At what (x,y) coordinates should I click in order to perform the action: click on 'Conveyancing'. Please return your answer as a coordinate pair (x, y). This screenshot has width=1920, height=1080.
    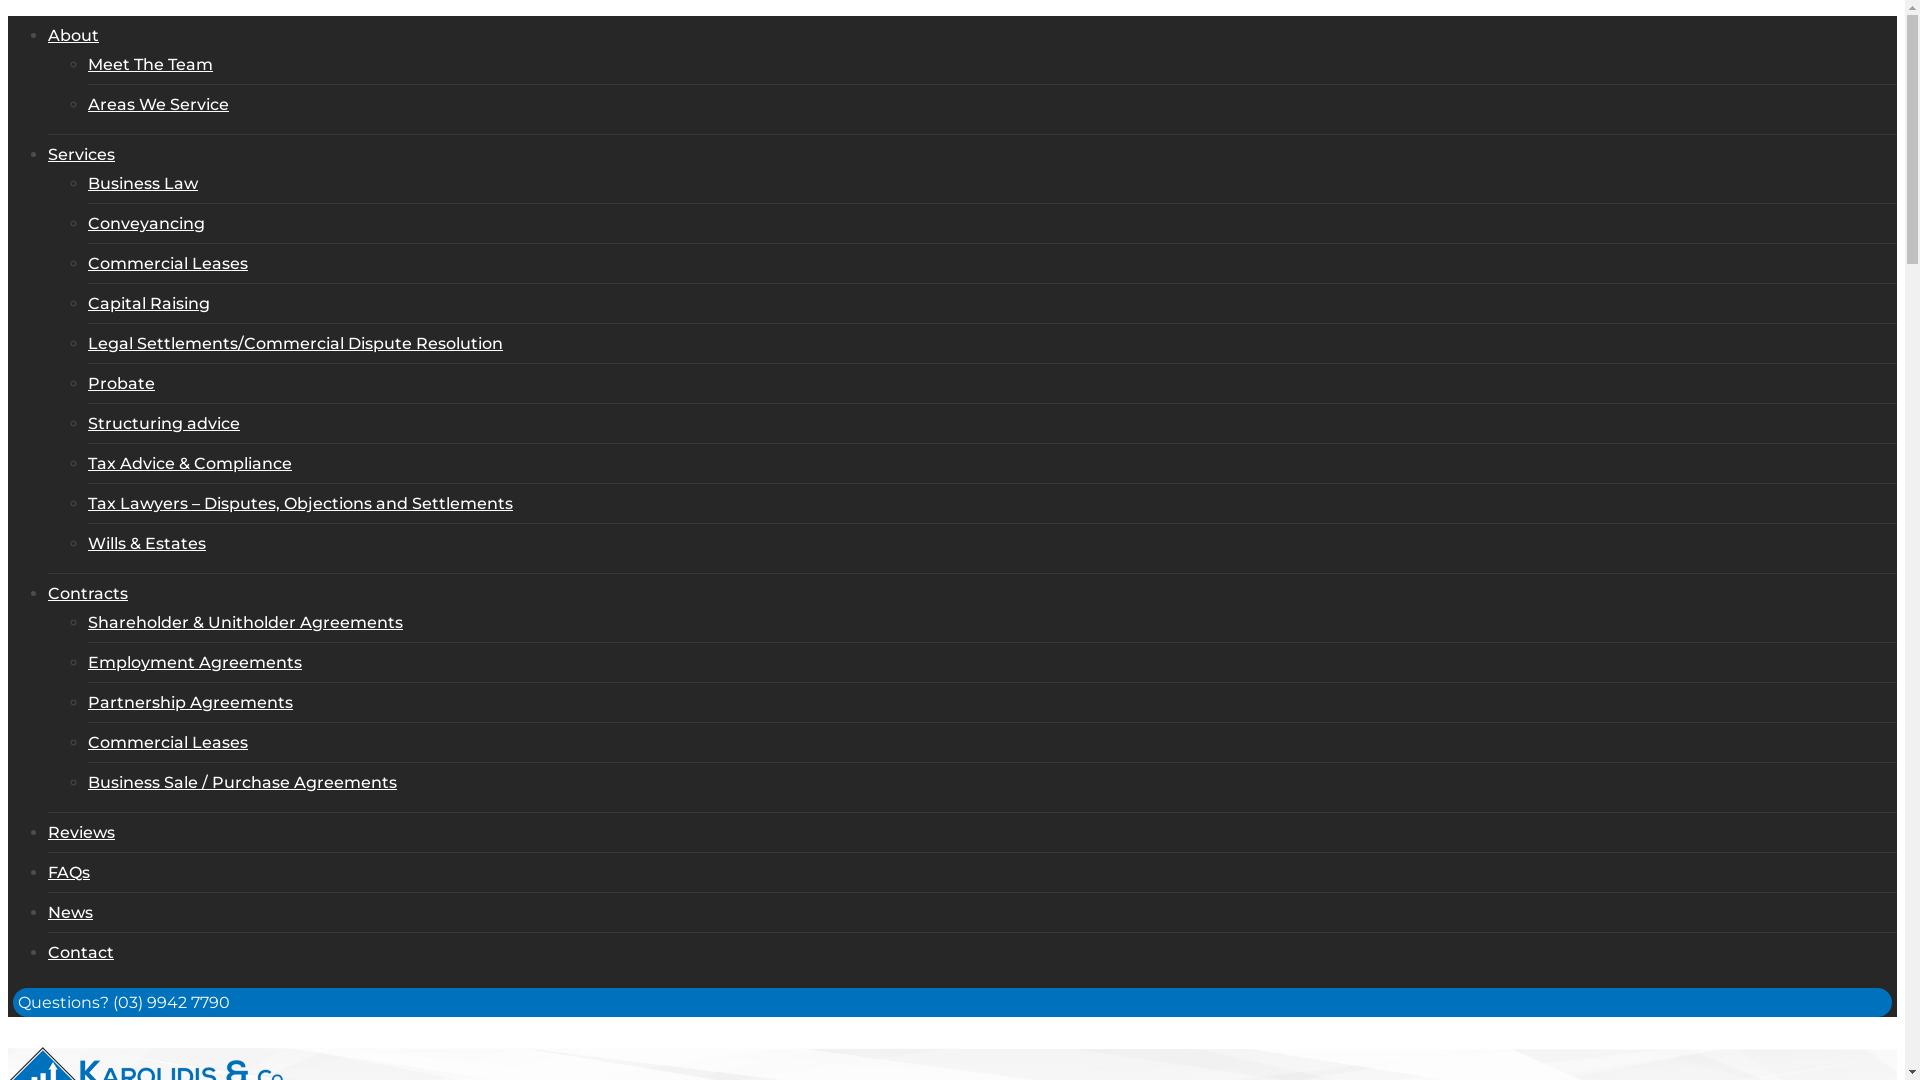
    Looking at the image, I should click on (145, 223).